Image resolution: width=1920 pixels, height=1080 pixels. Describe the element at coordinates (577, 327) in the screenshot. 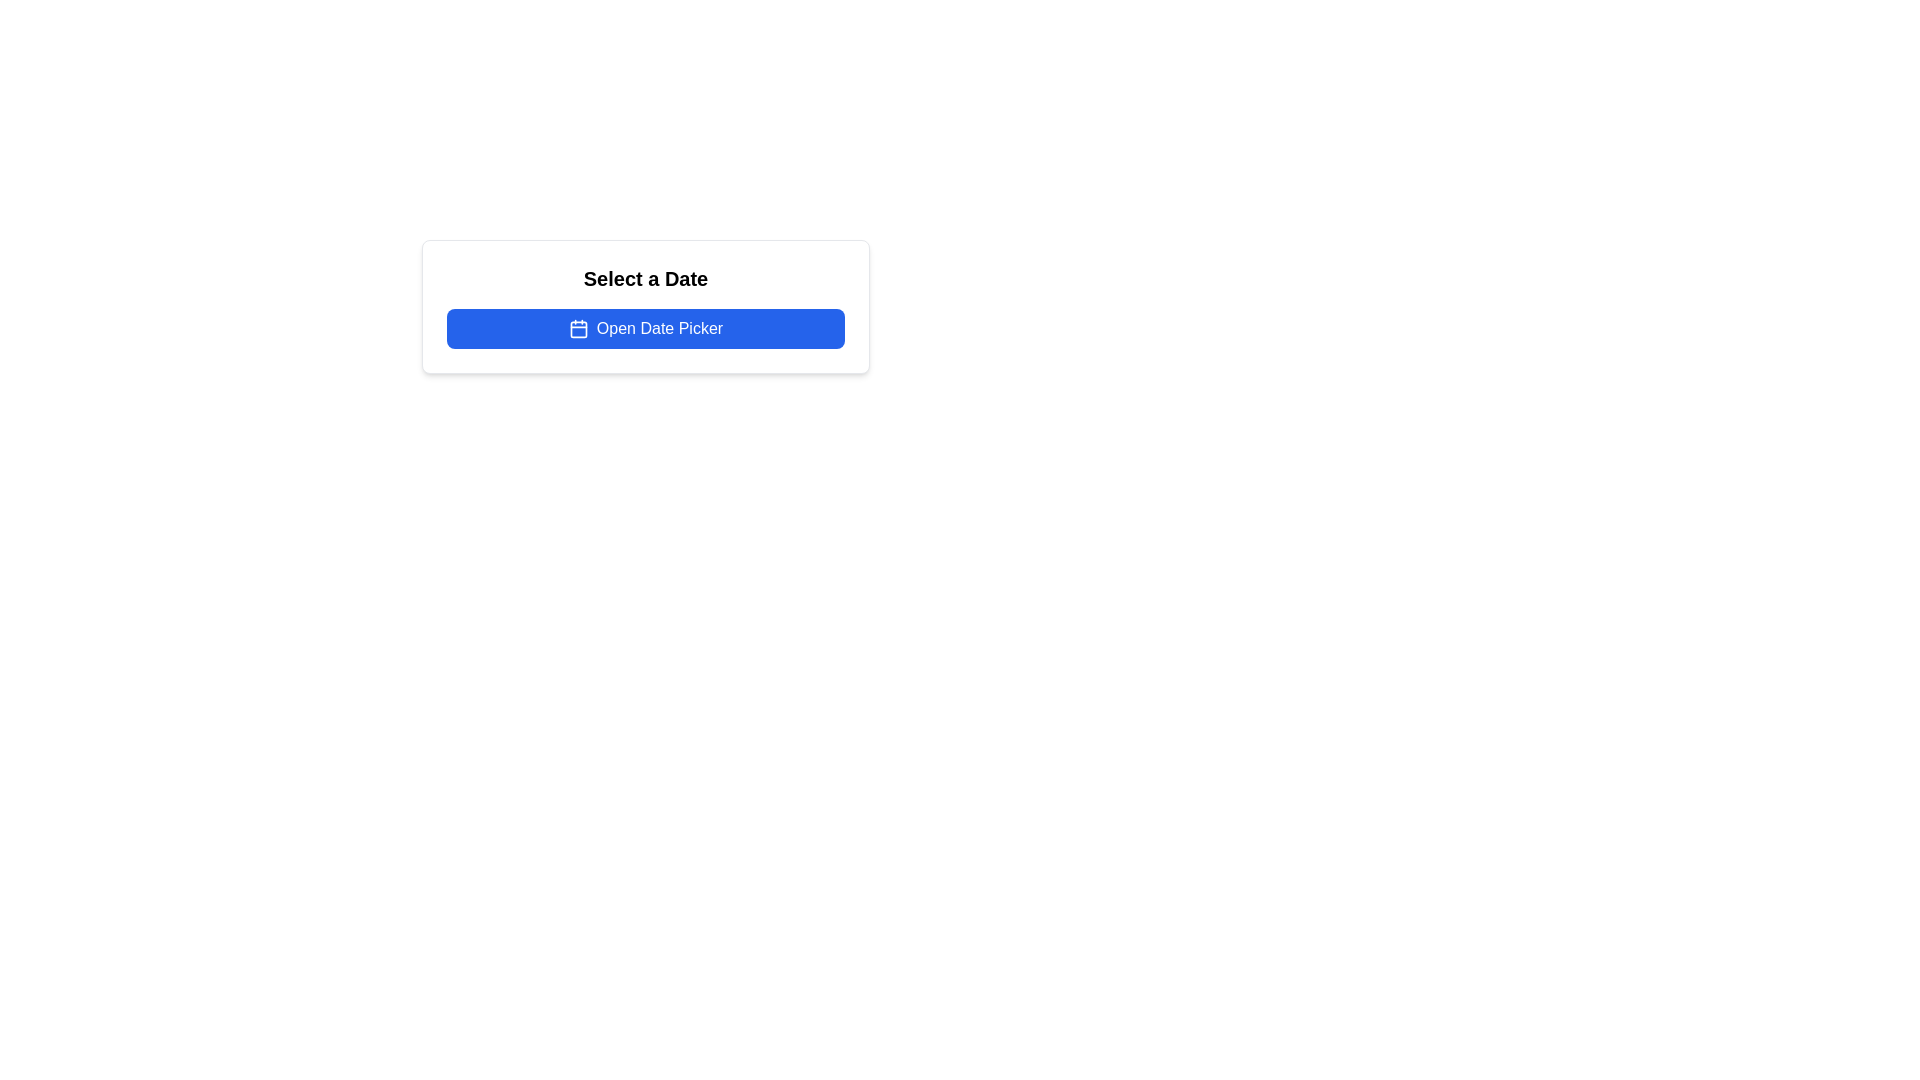

I see `the calendar icon located on the left side of the 'Open Date Picker' button` at that location.